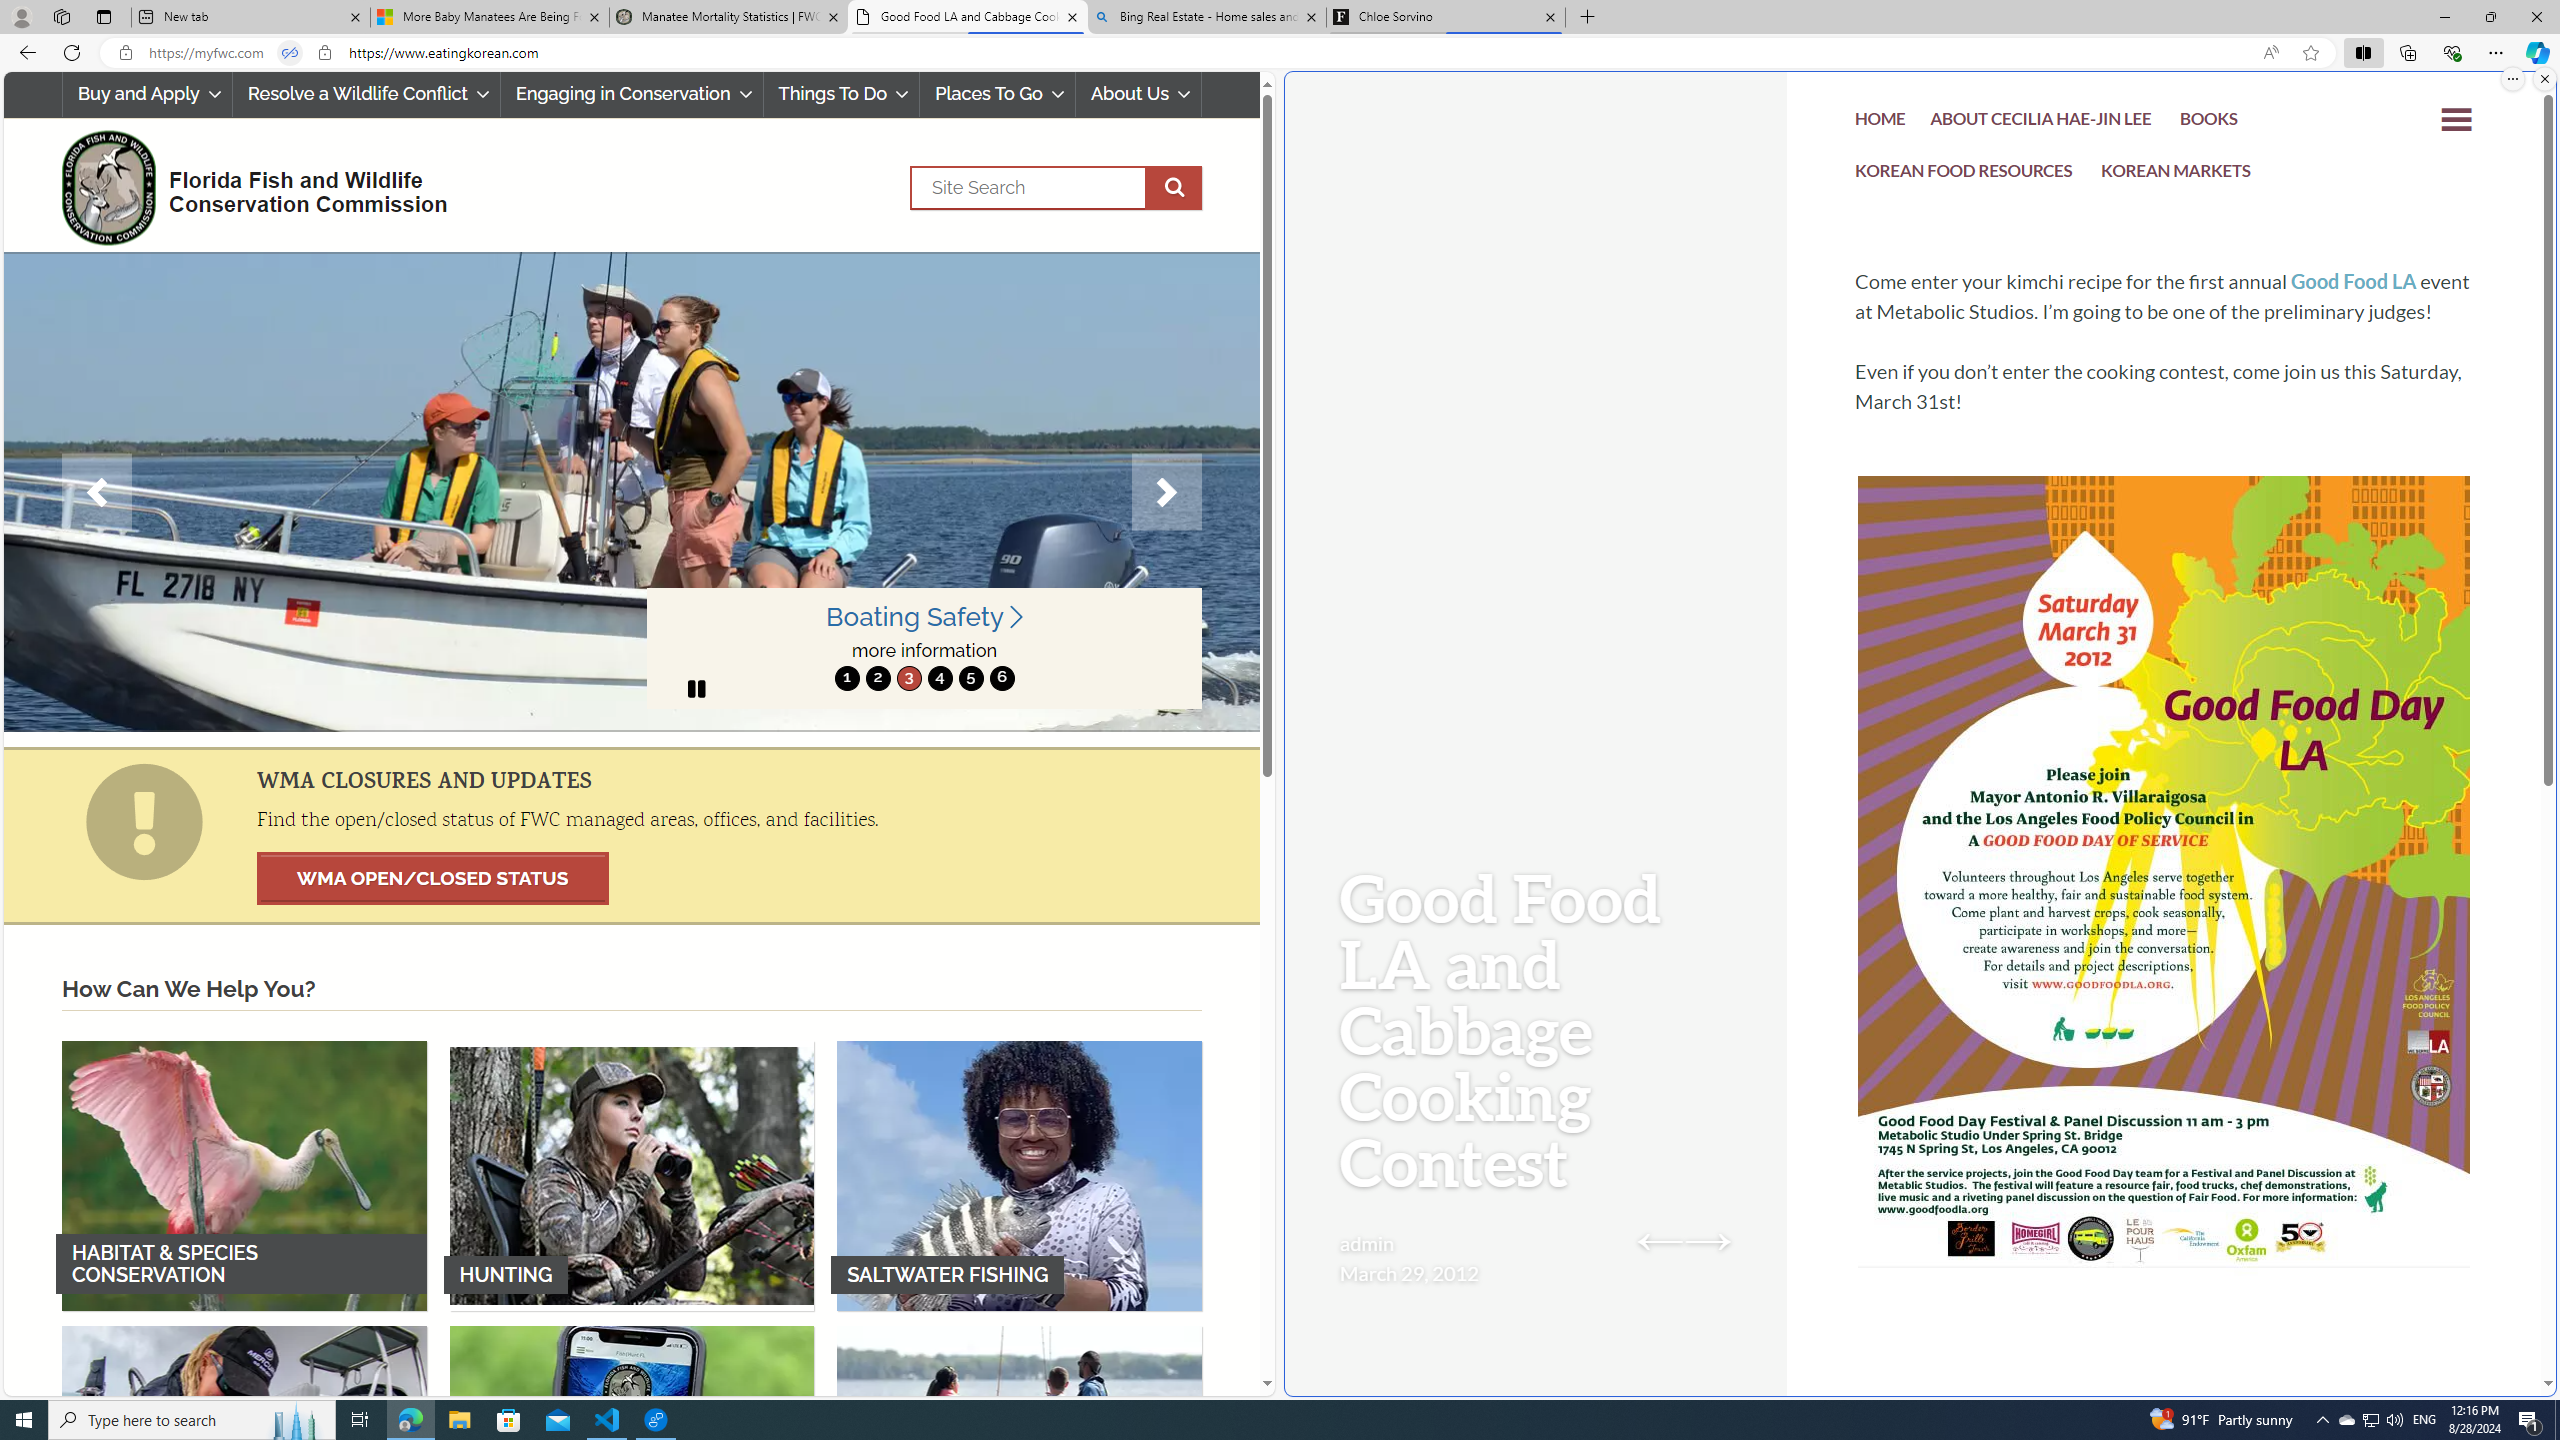  Describe the element at coordinates (729, 16) in the screenshot. I see `'Manatee Mortality Statistics | FWC'` at that location.